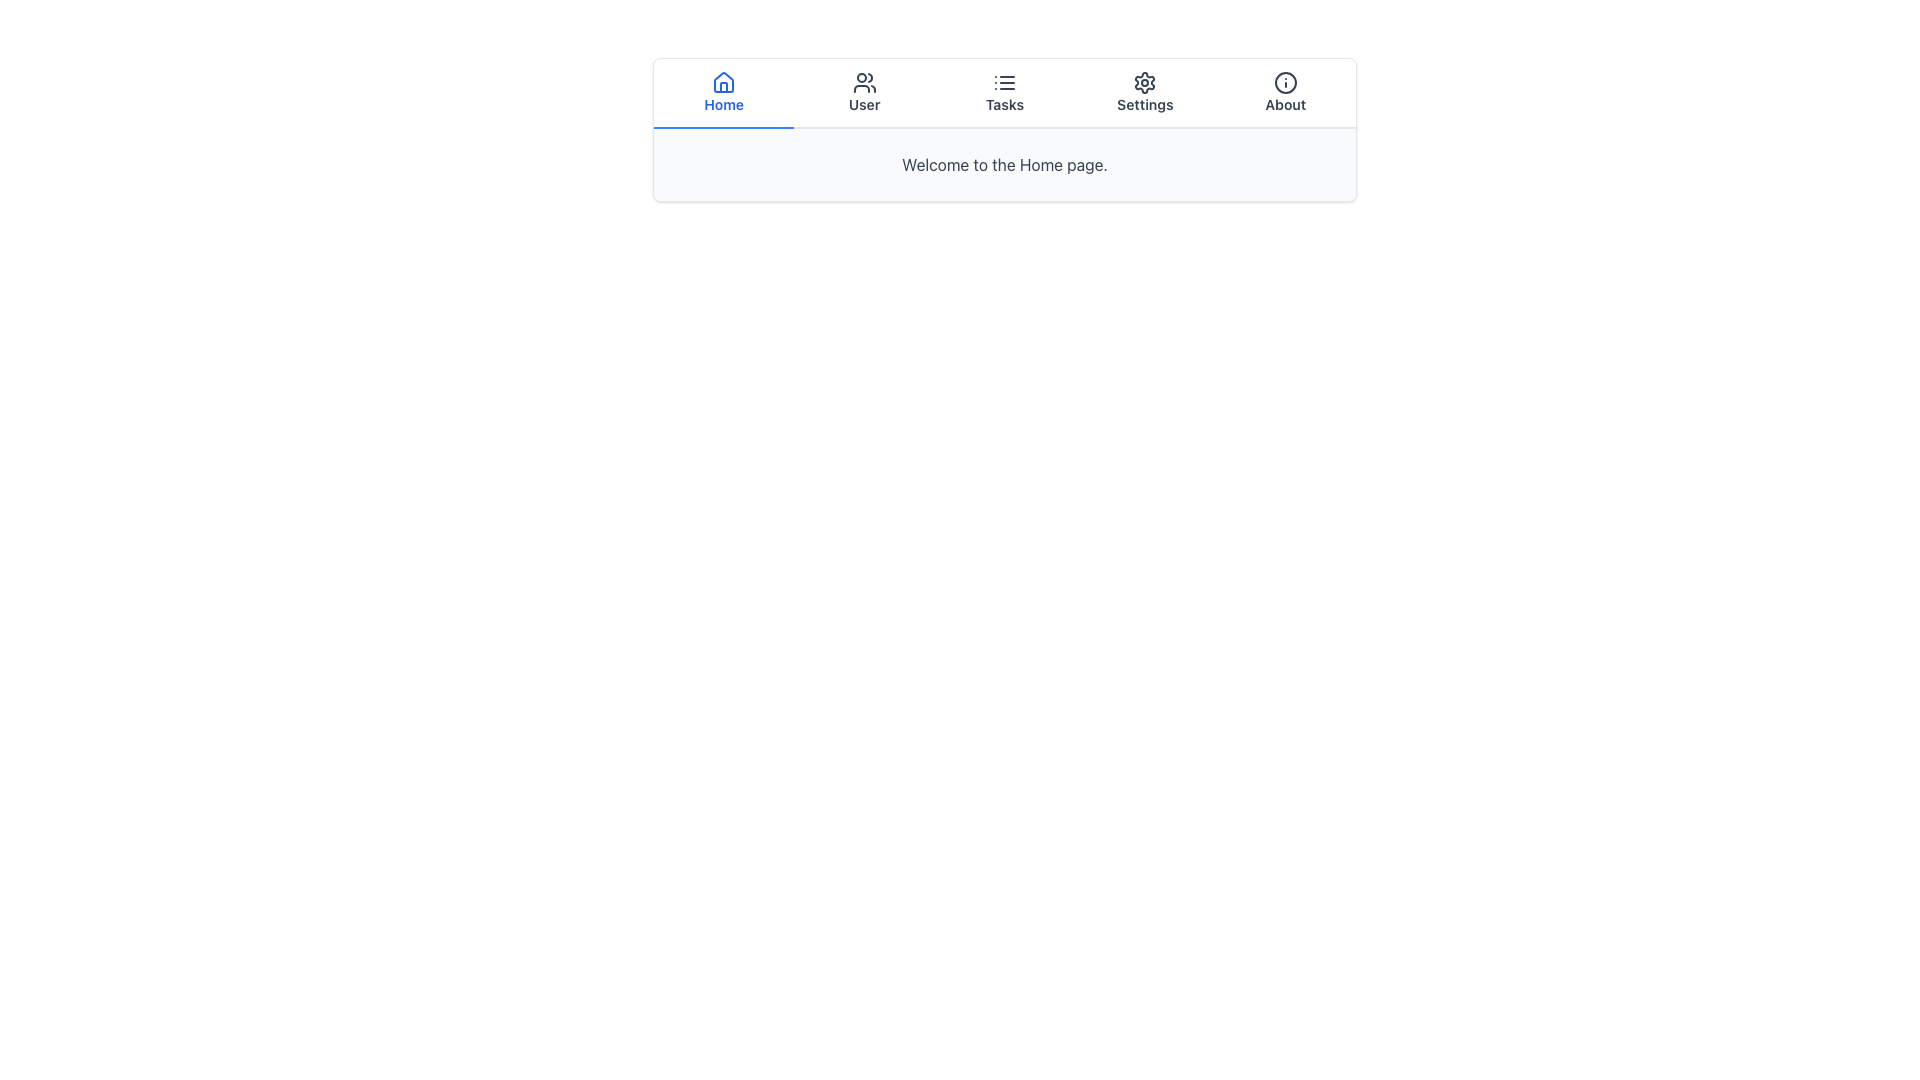 Image resolution: width=1920 pixels, height=1080 pixels. What do you see at coordinates (864, 93) in the screenshot?
I see `the 'User' tab in the navigation bar, which is the second tab with an icon of grouped people and a bold label below it` at bounding box center [864, 93].